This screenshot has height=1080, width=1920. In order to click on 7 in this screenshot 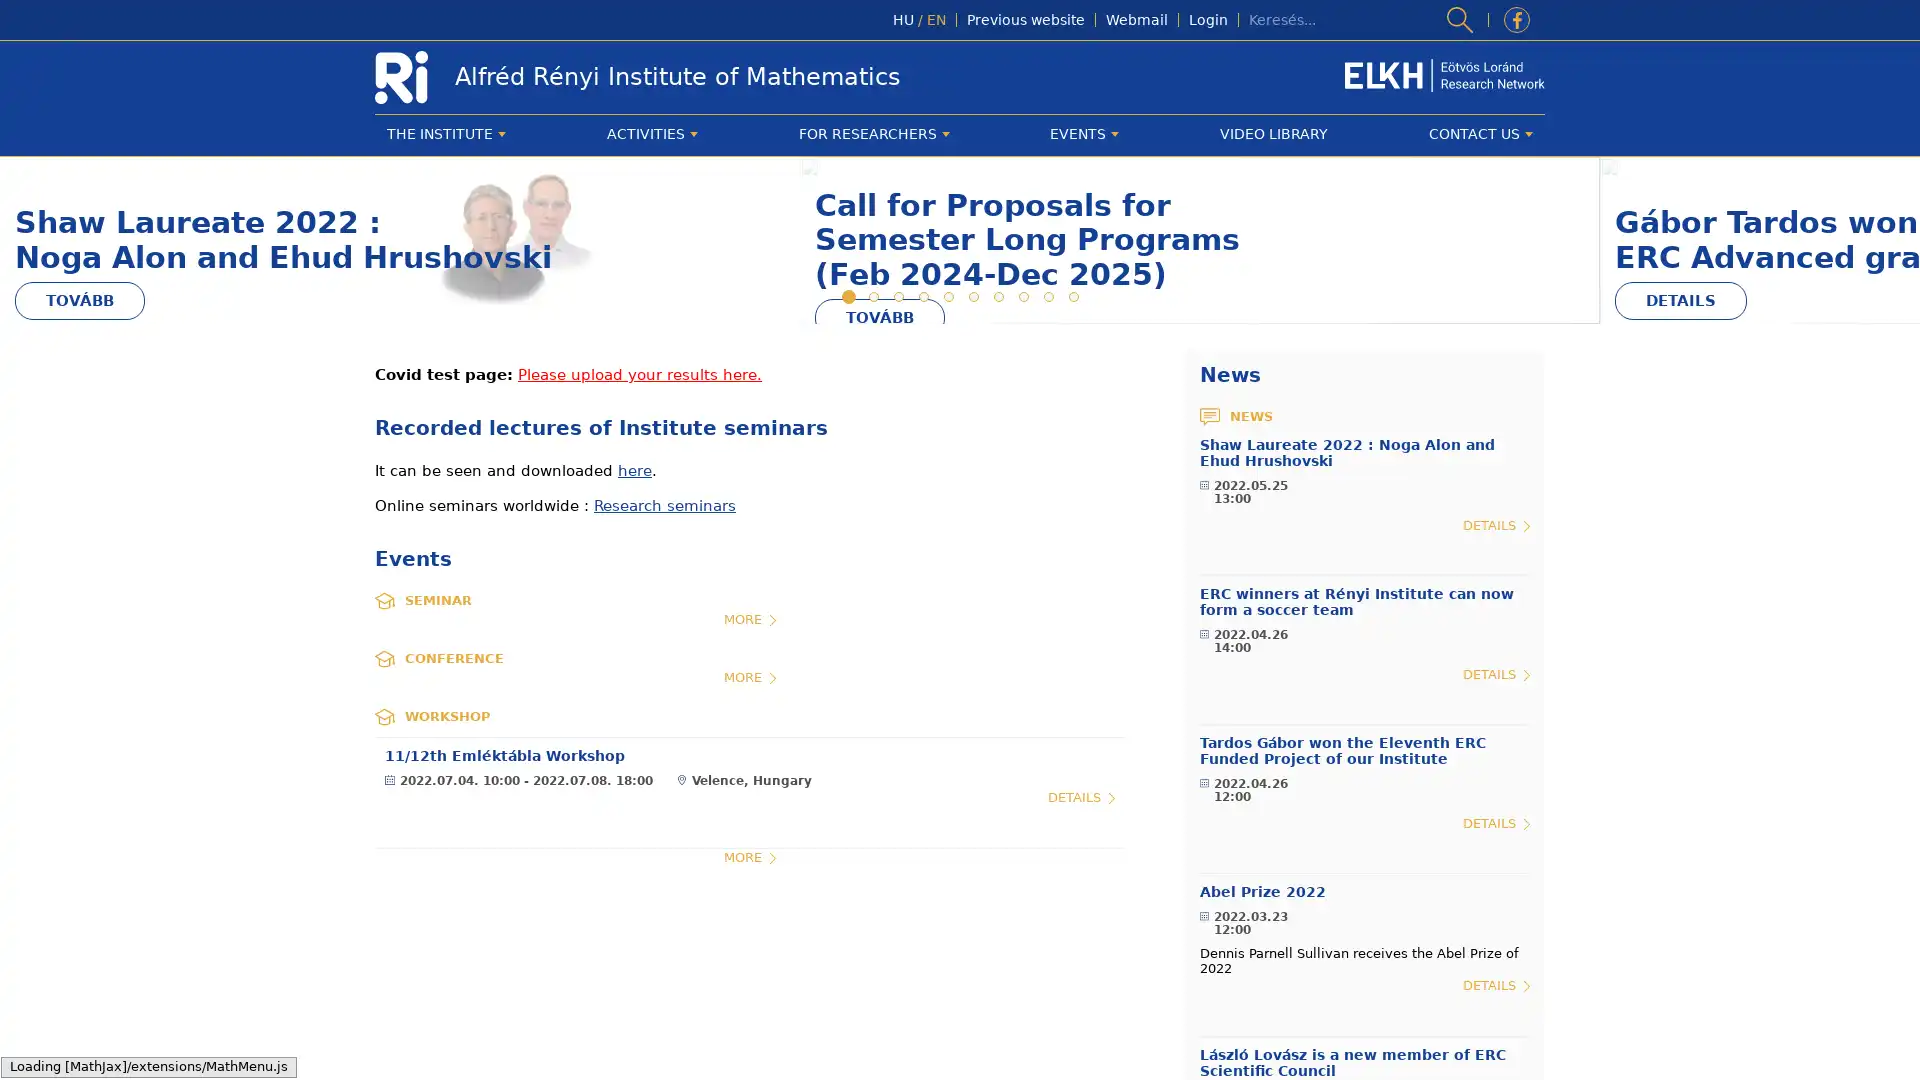, I will do `click(997, 527)`.